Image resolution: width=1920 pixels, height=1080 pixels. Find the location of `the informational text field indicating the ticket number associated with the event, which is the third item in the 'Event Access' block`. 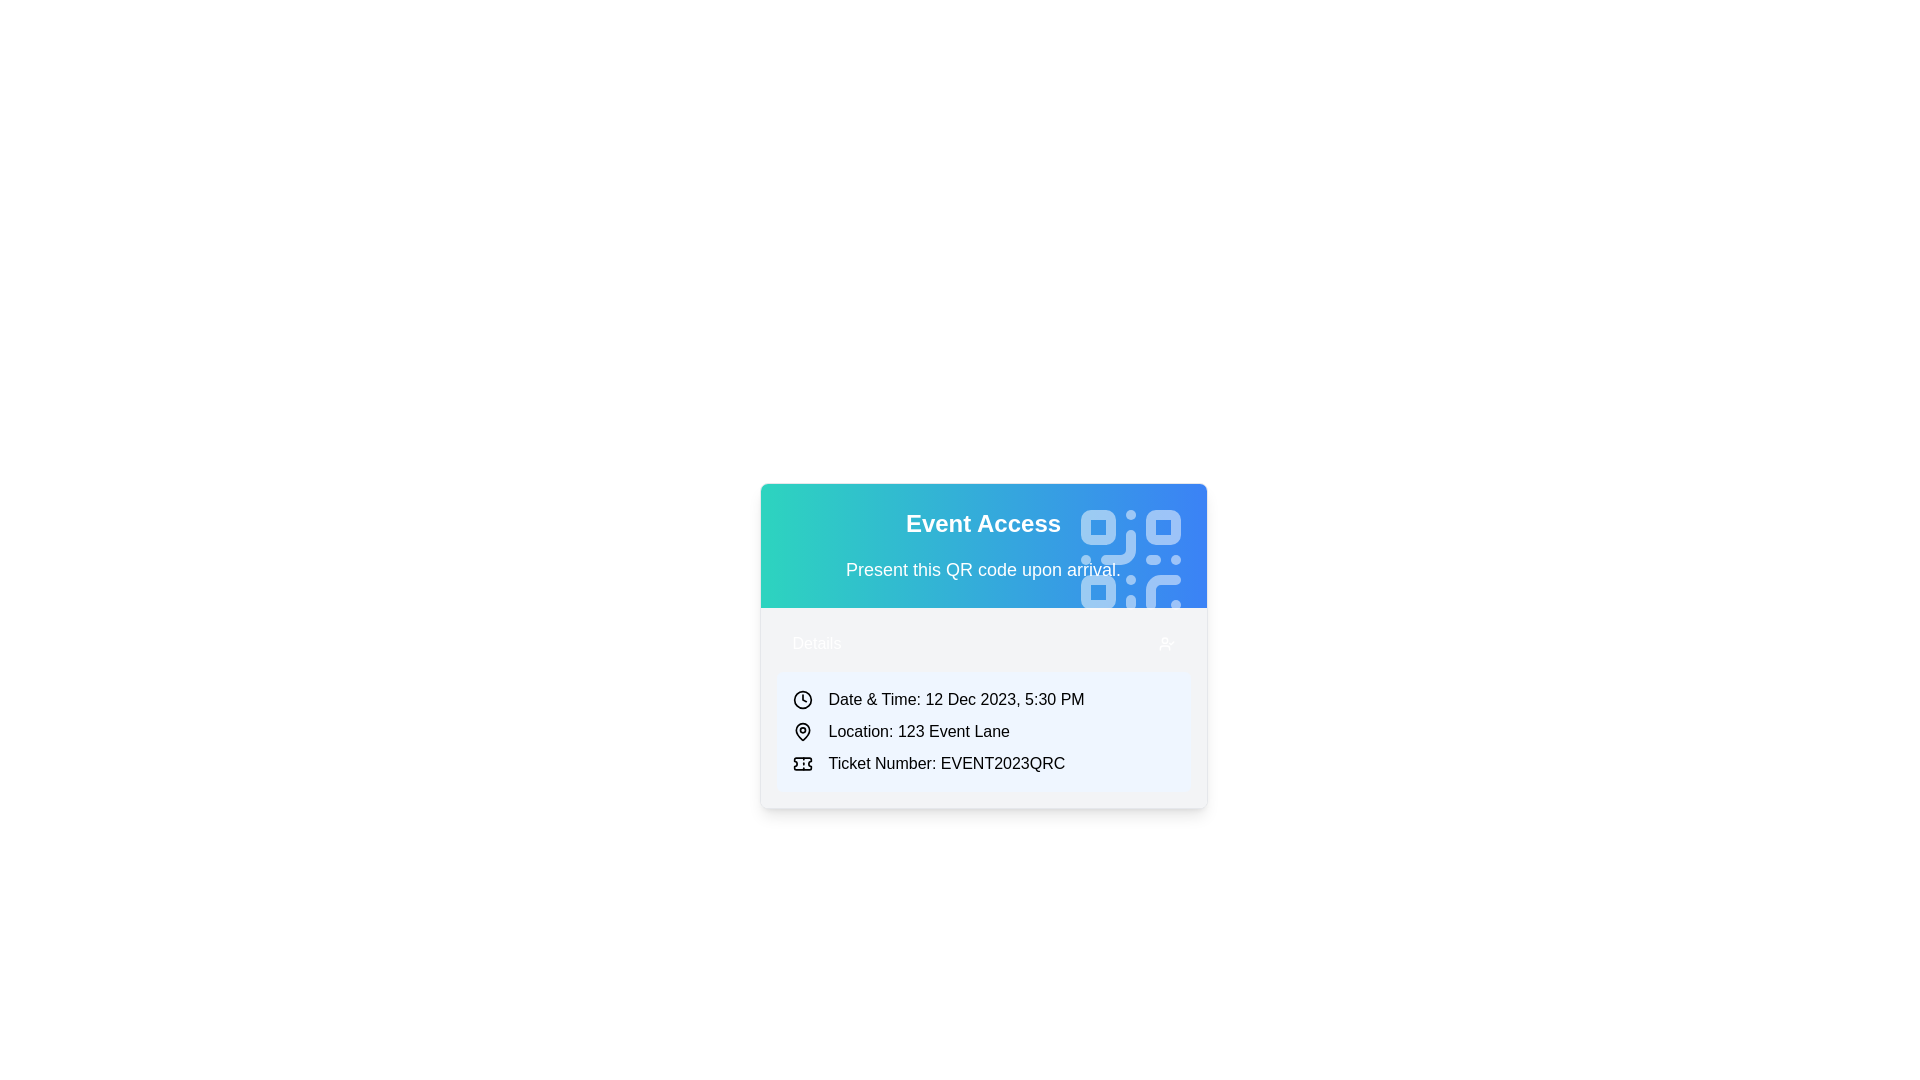

the informational text field indicating the ticket number associated with the event, which is the third item in the 'Event Access' block is located at coordinates (983, 763).